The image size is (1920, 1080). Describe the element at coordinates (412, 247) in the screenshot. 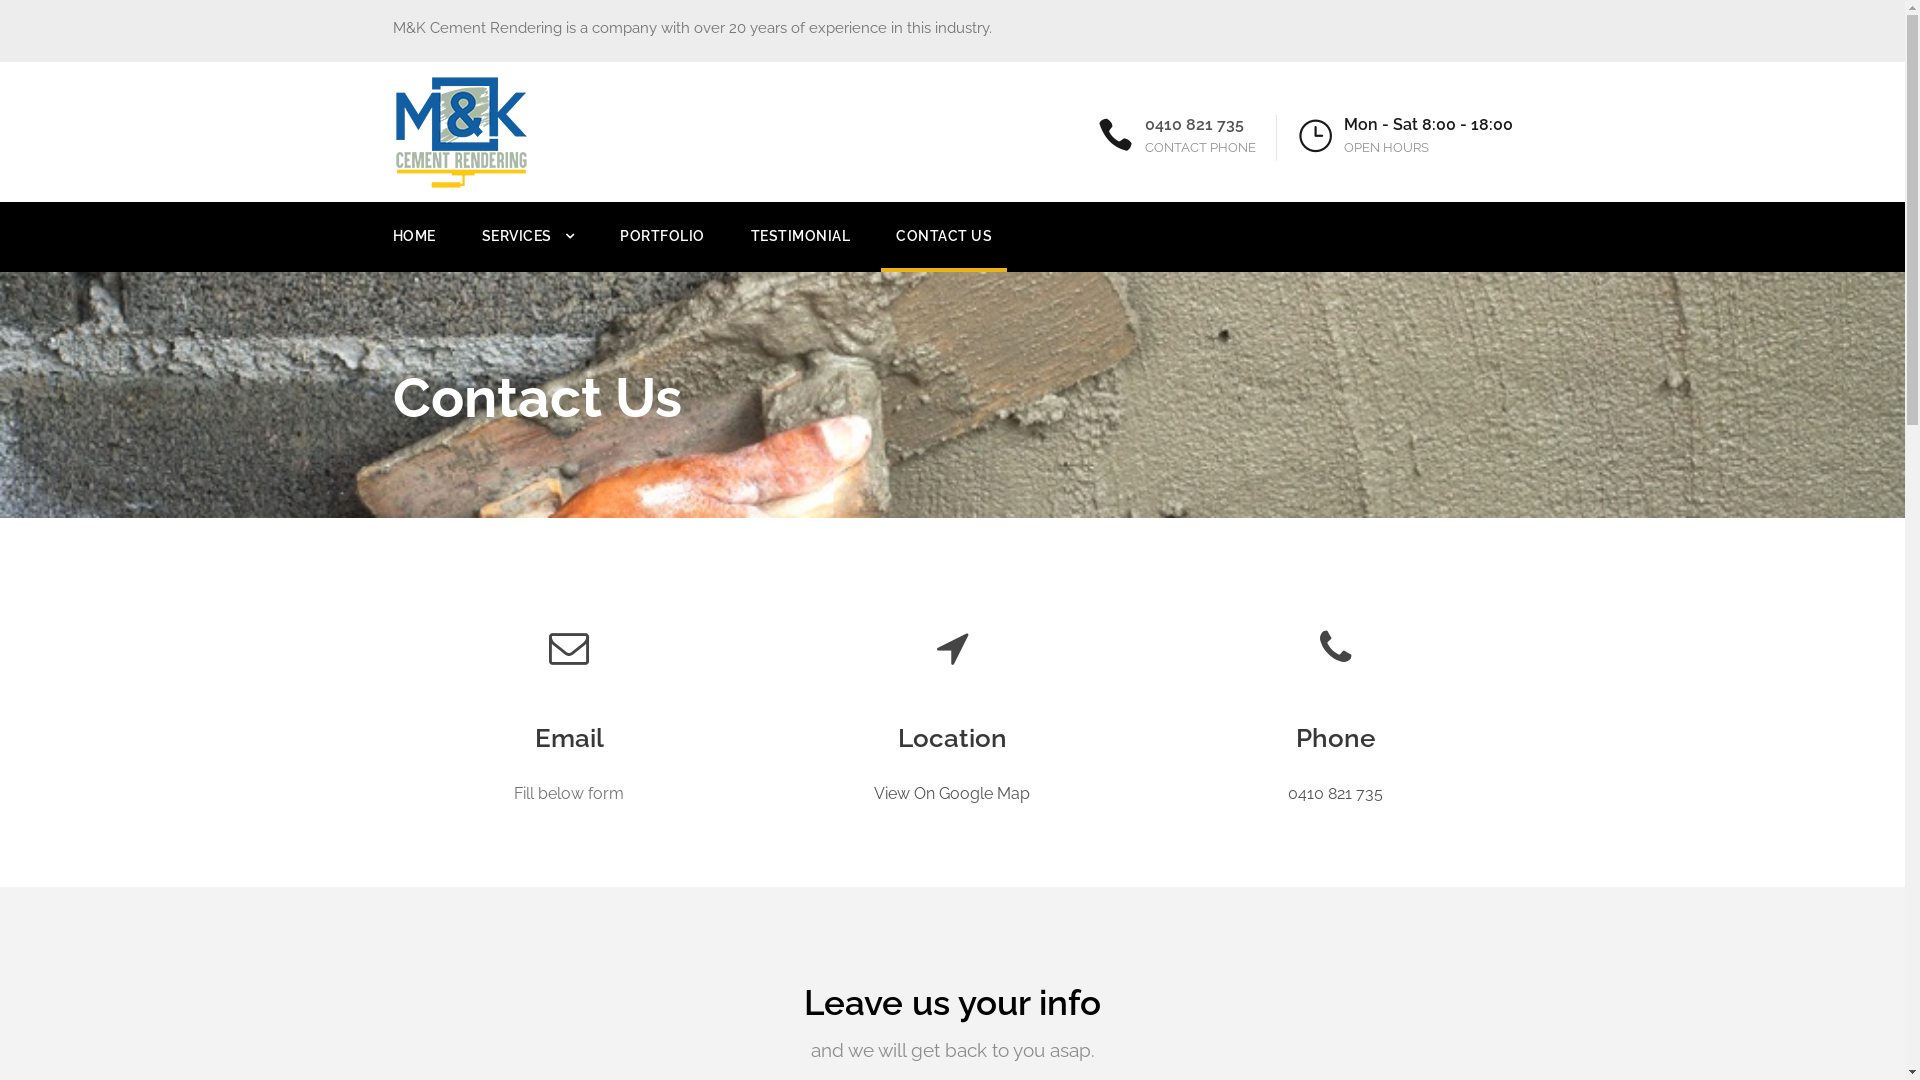

I see `'HOME'` at that location.